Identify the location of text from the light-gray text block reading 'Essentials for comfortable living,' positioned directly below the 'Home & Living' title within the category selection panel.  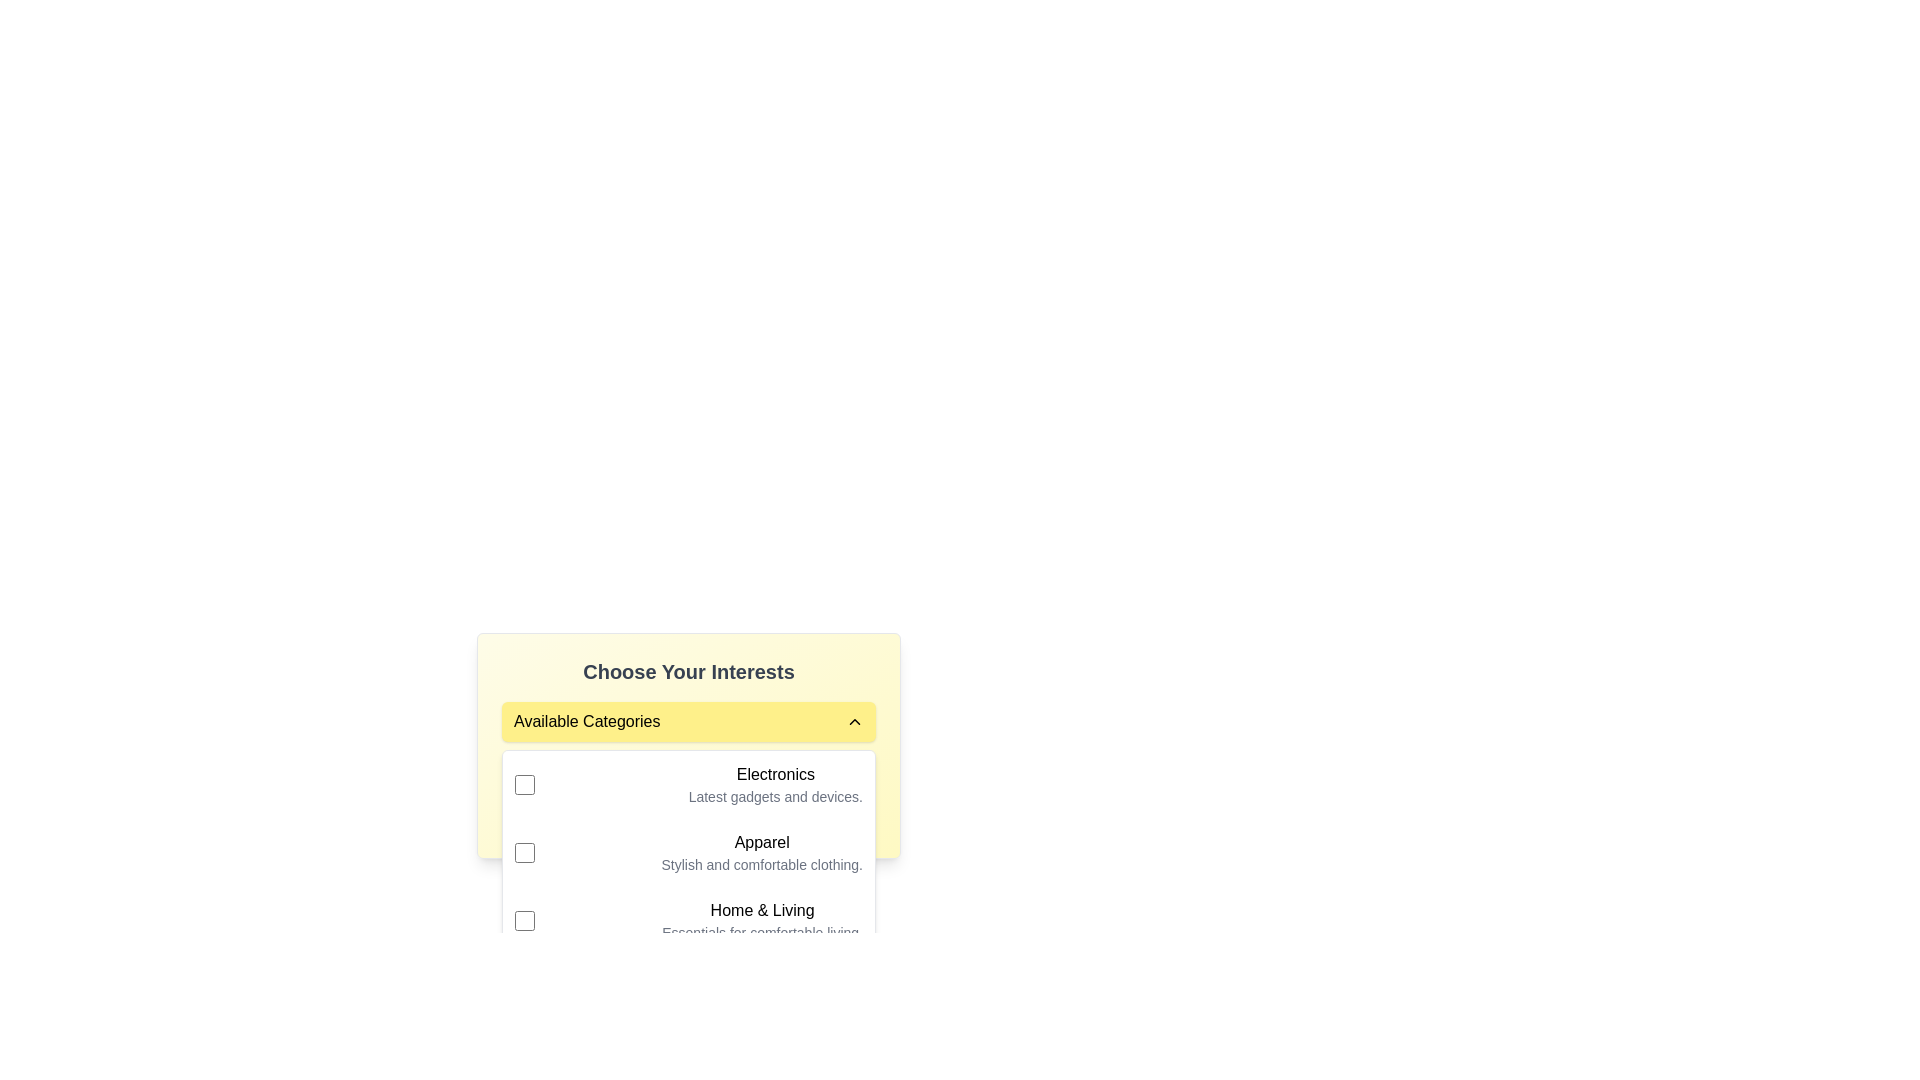
(761, 933).